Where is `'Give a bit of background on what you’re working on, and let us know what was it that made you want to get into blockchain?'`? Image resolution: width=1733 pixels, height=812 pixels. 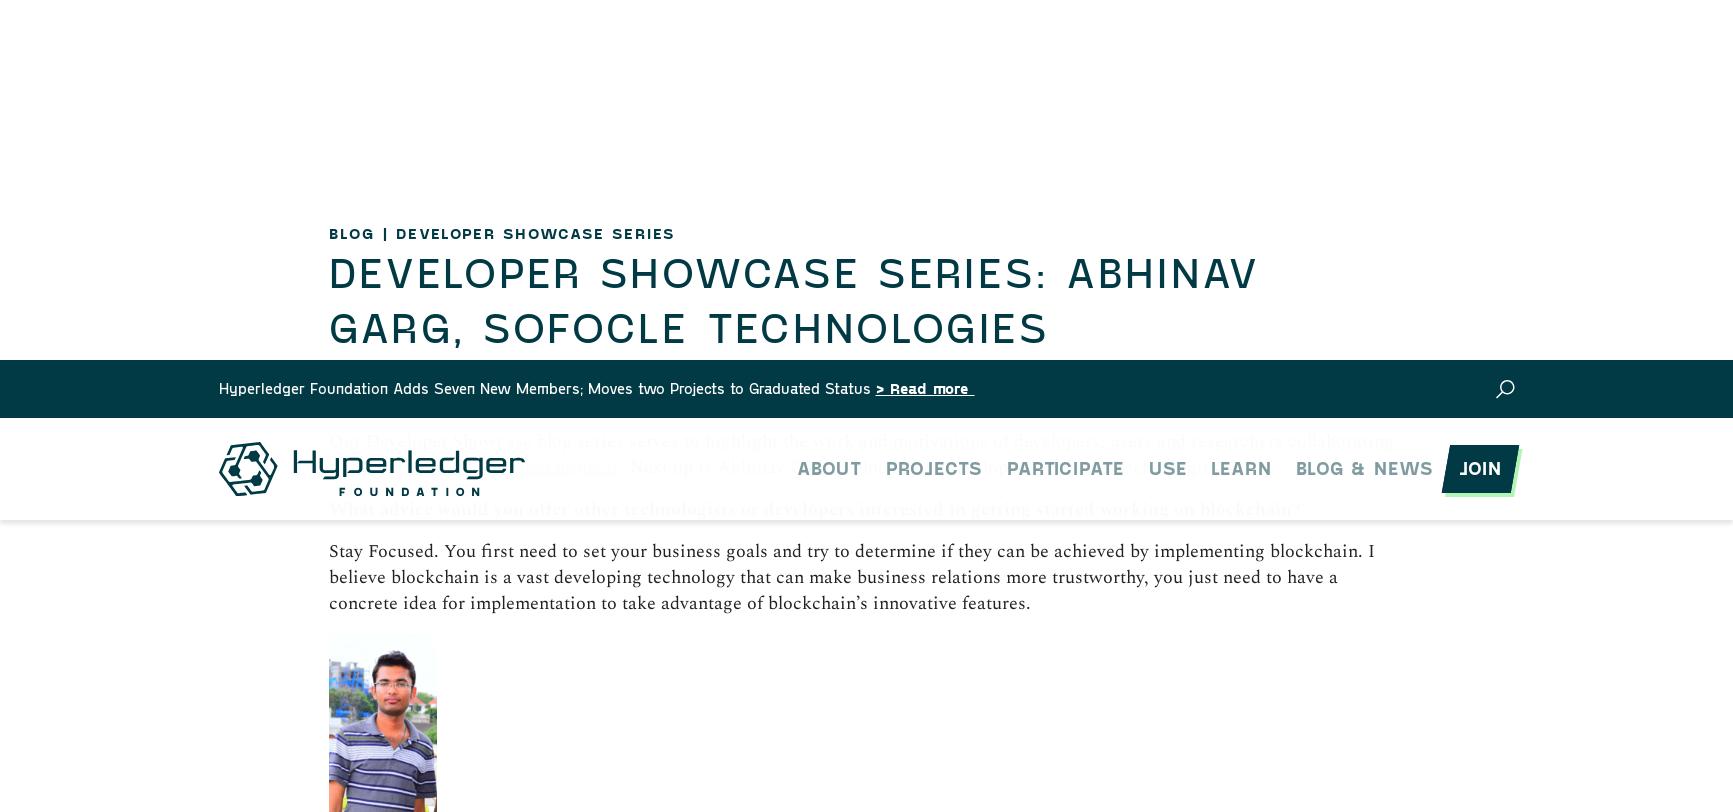
'Give a bit of background on what you’re working on, and let us know what was it that made you want to get into blockchain?' is located at coordinates (327, 572).